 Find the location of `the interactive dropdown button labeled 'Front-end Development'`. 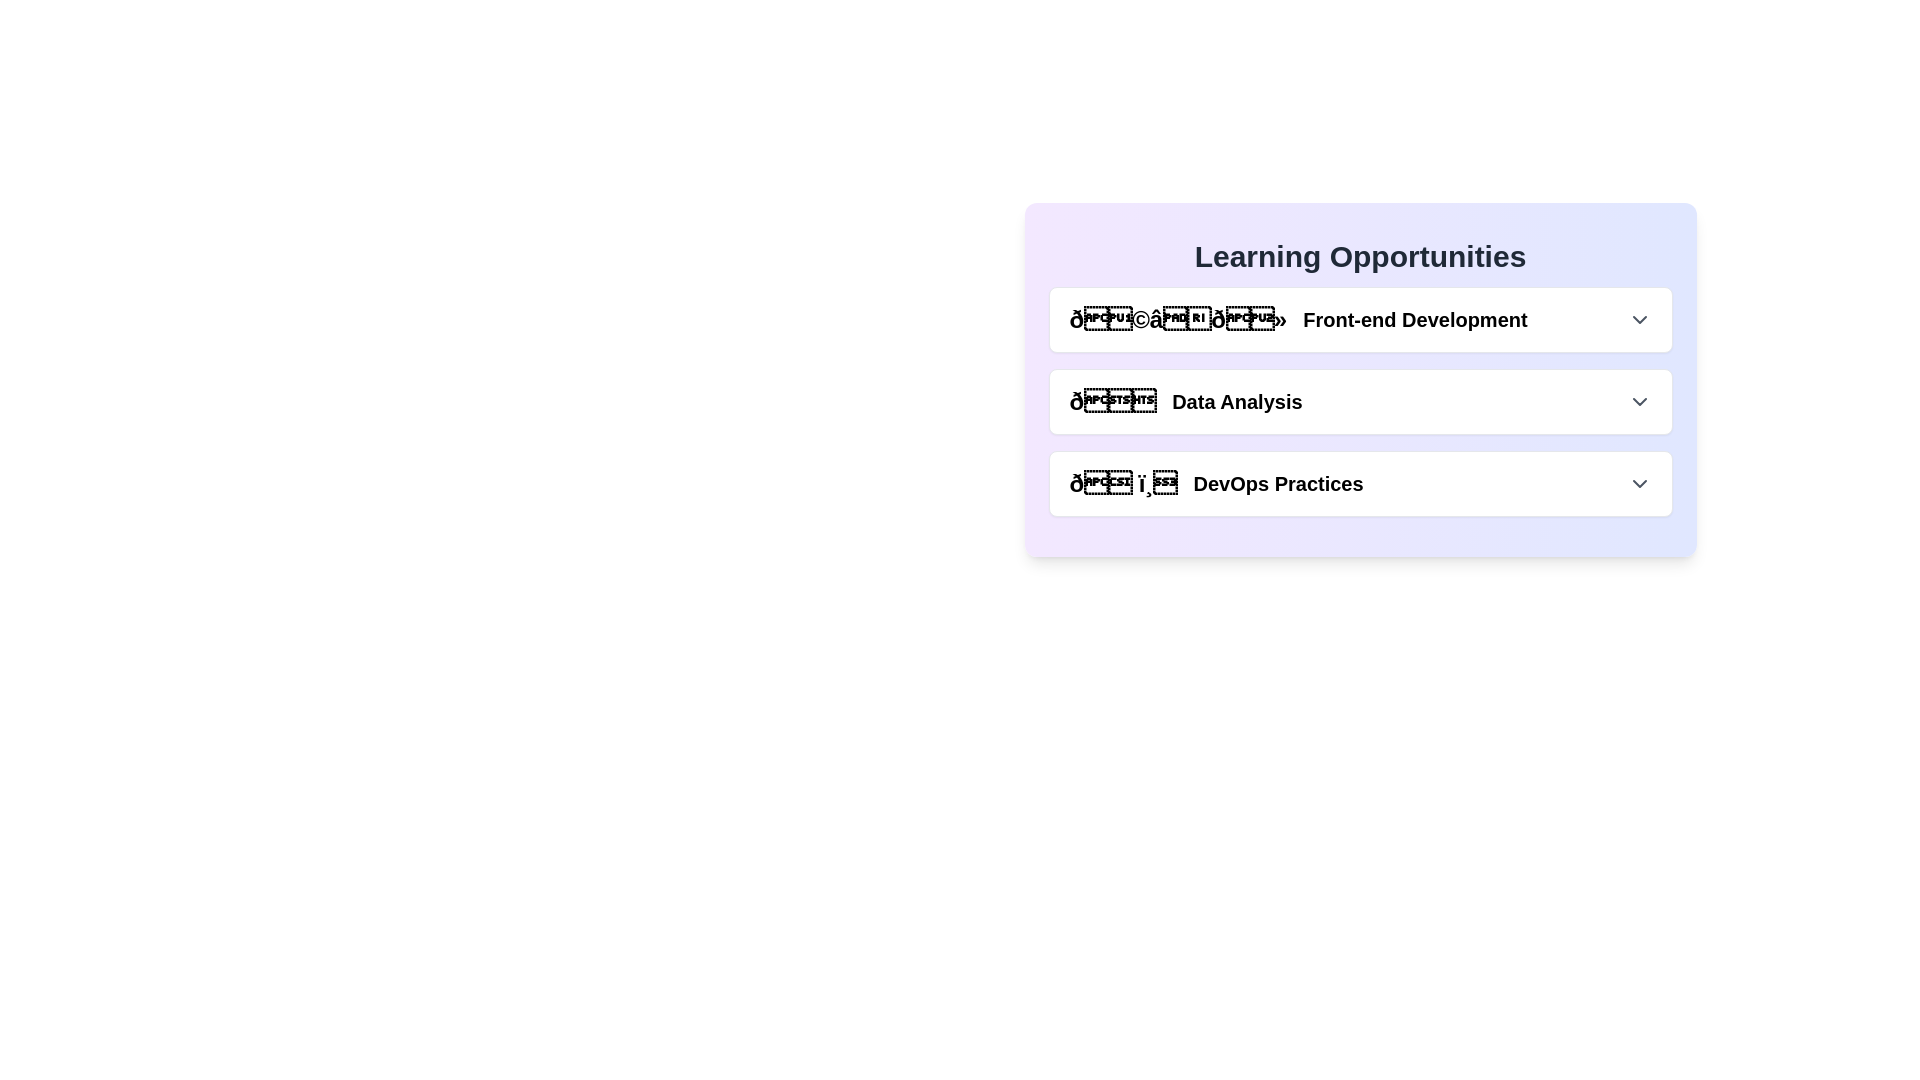

the interactive dropdown button labeled 'Front-end Development' is located at coordinates (1360, 319).